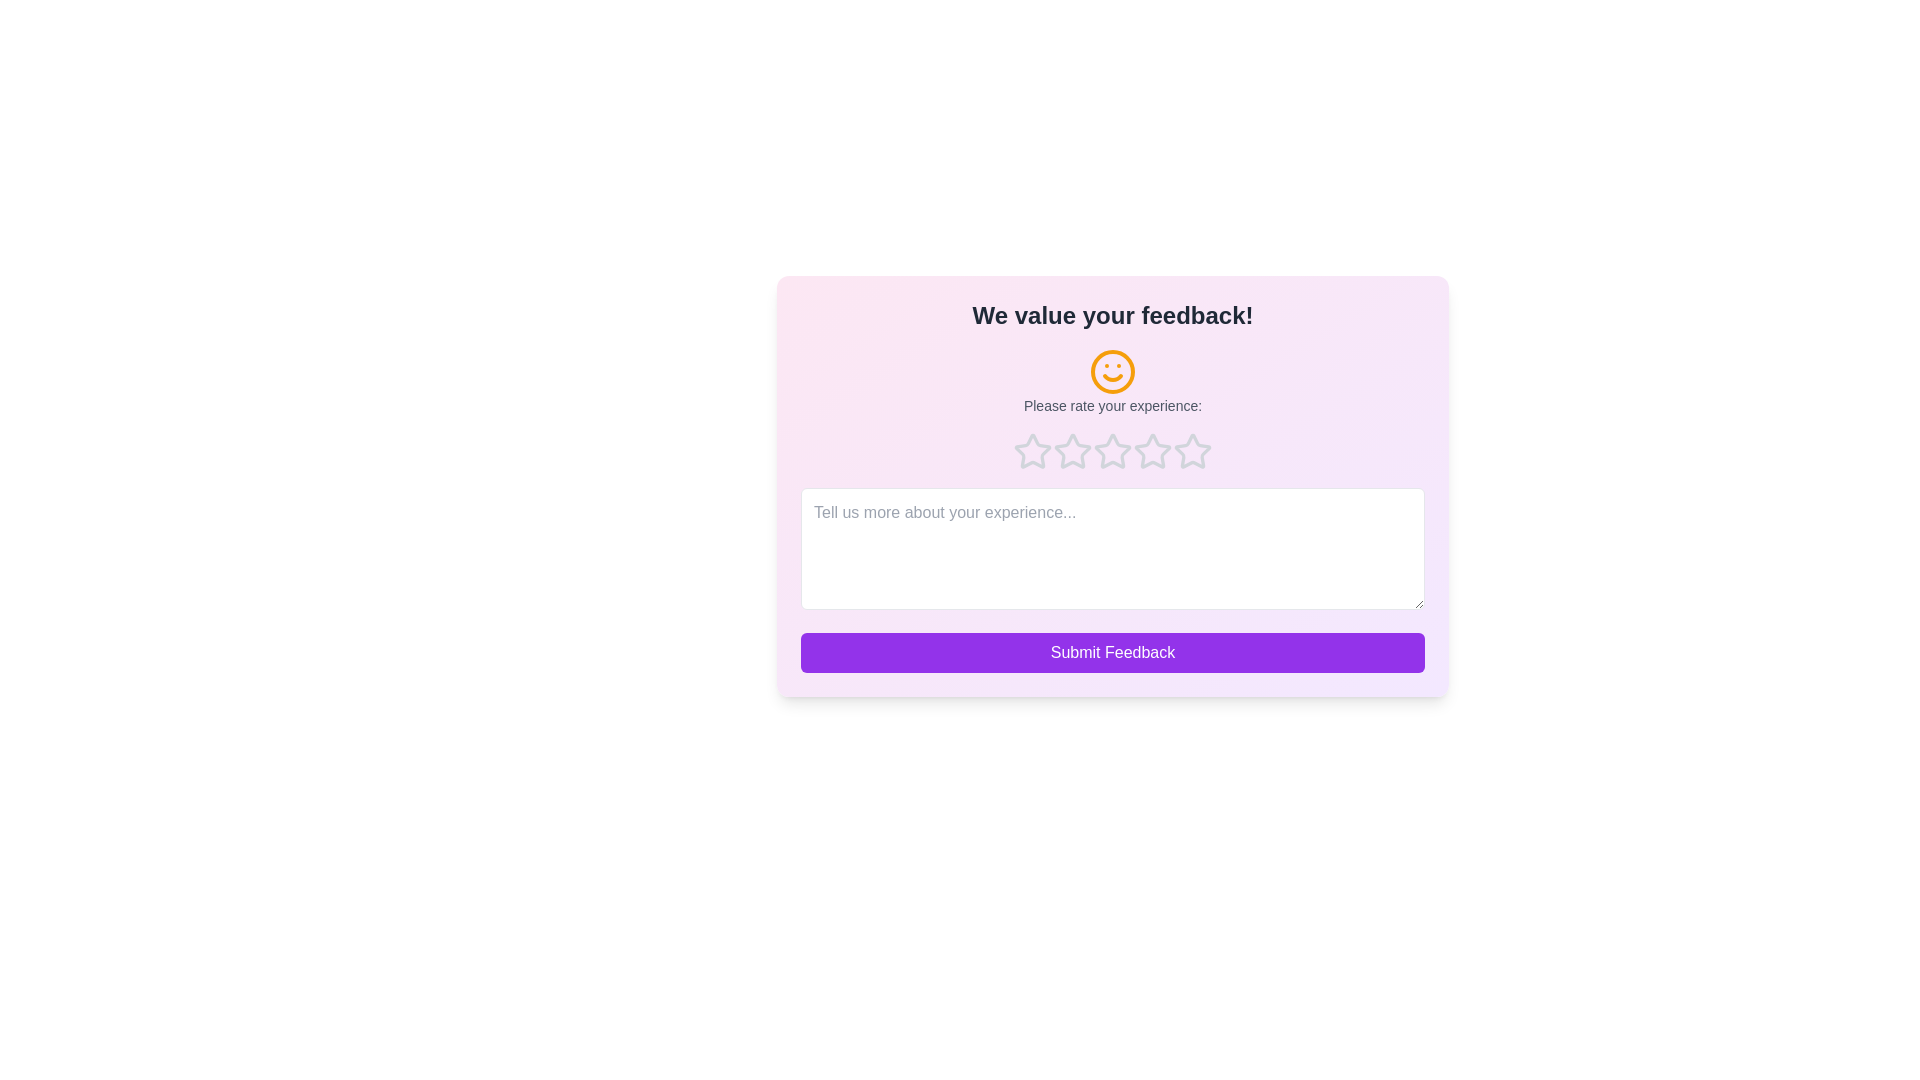  What do you see at coordinates (1112, 652) in the screenshot?
I see `the rectangular button with a purple background and white text labeled 'Submit Feedback' located at the bottom of the feedback form` at bounding box center [1112, 652].